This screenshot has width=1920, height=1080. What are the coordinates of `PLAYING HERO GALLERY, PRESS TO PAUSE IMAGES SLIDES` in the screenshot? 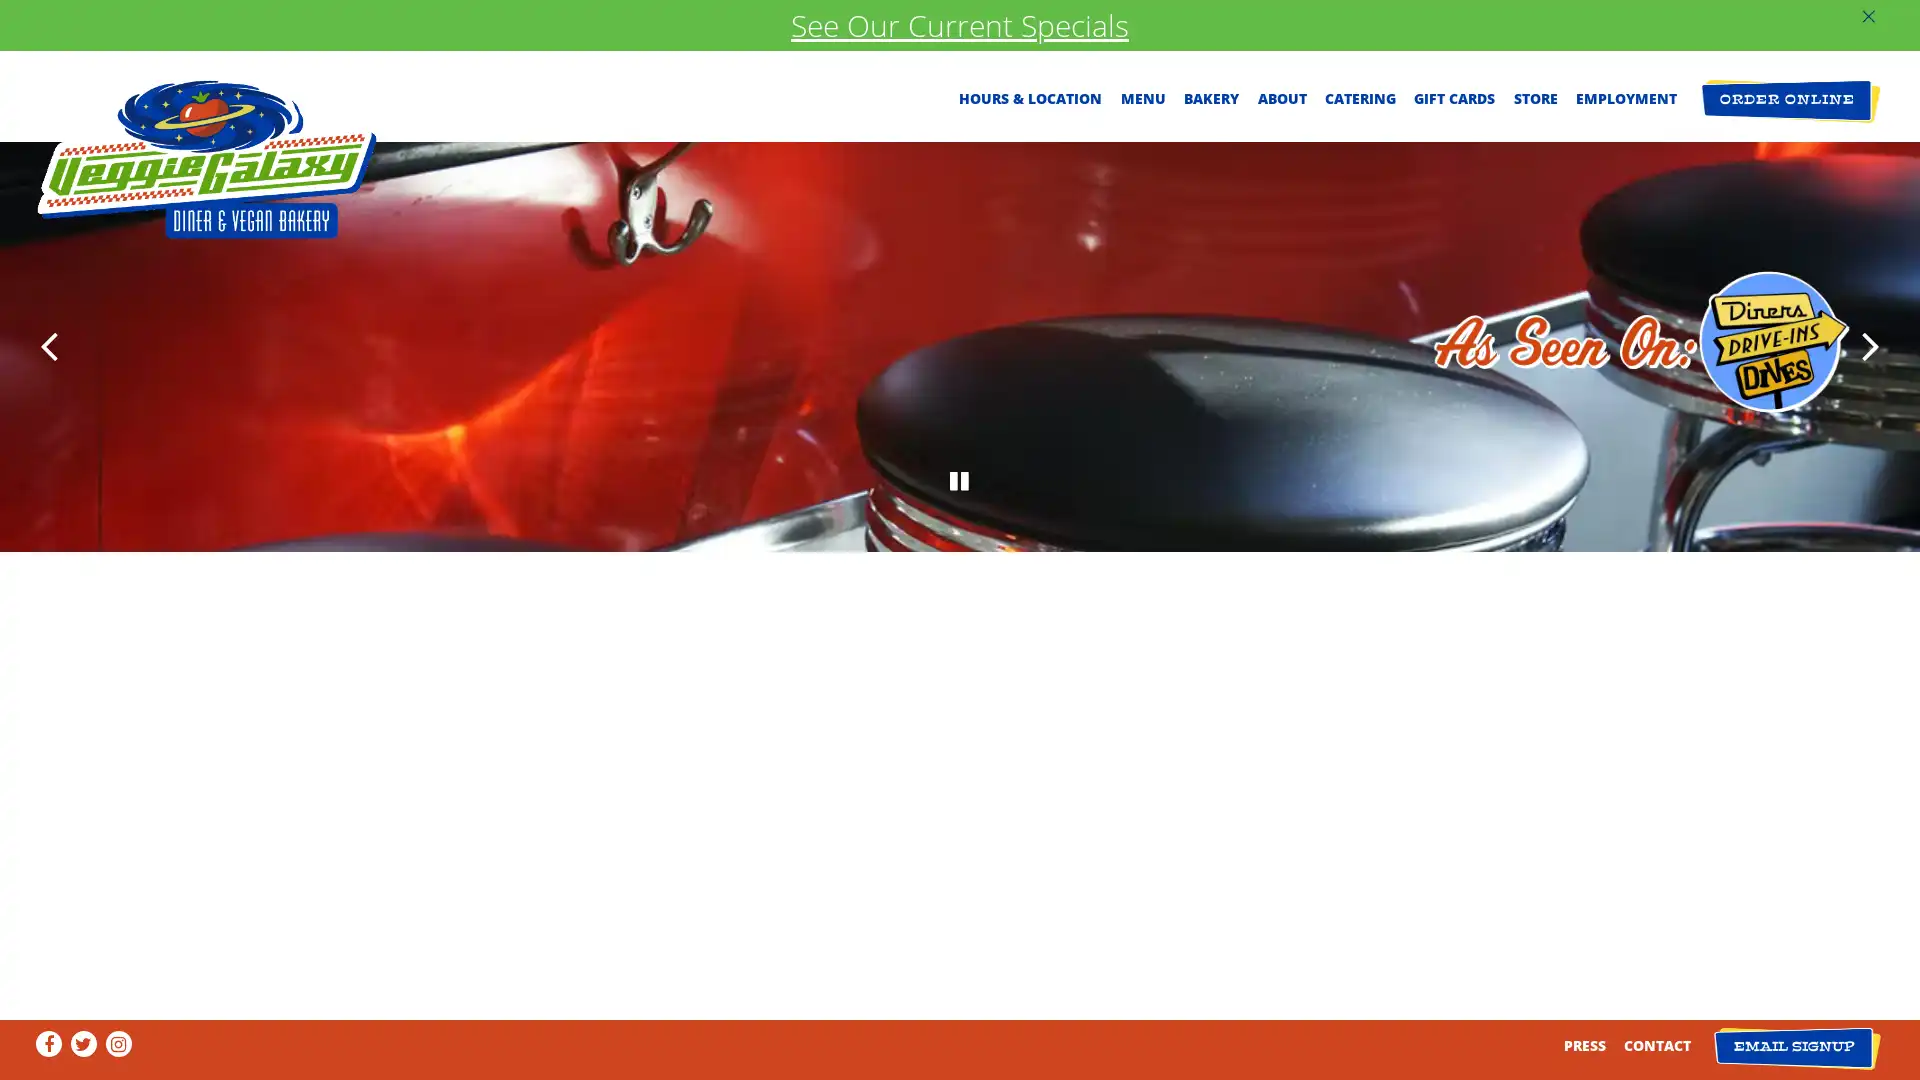 It's located at (960, 903).